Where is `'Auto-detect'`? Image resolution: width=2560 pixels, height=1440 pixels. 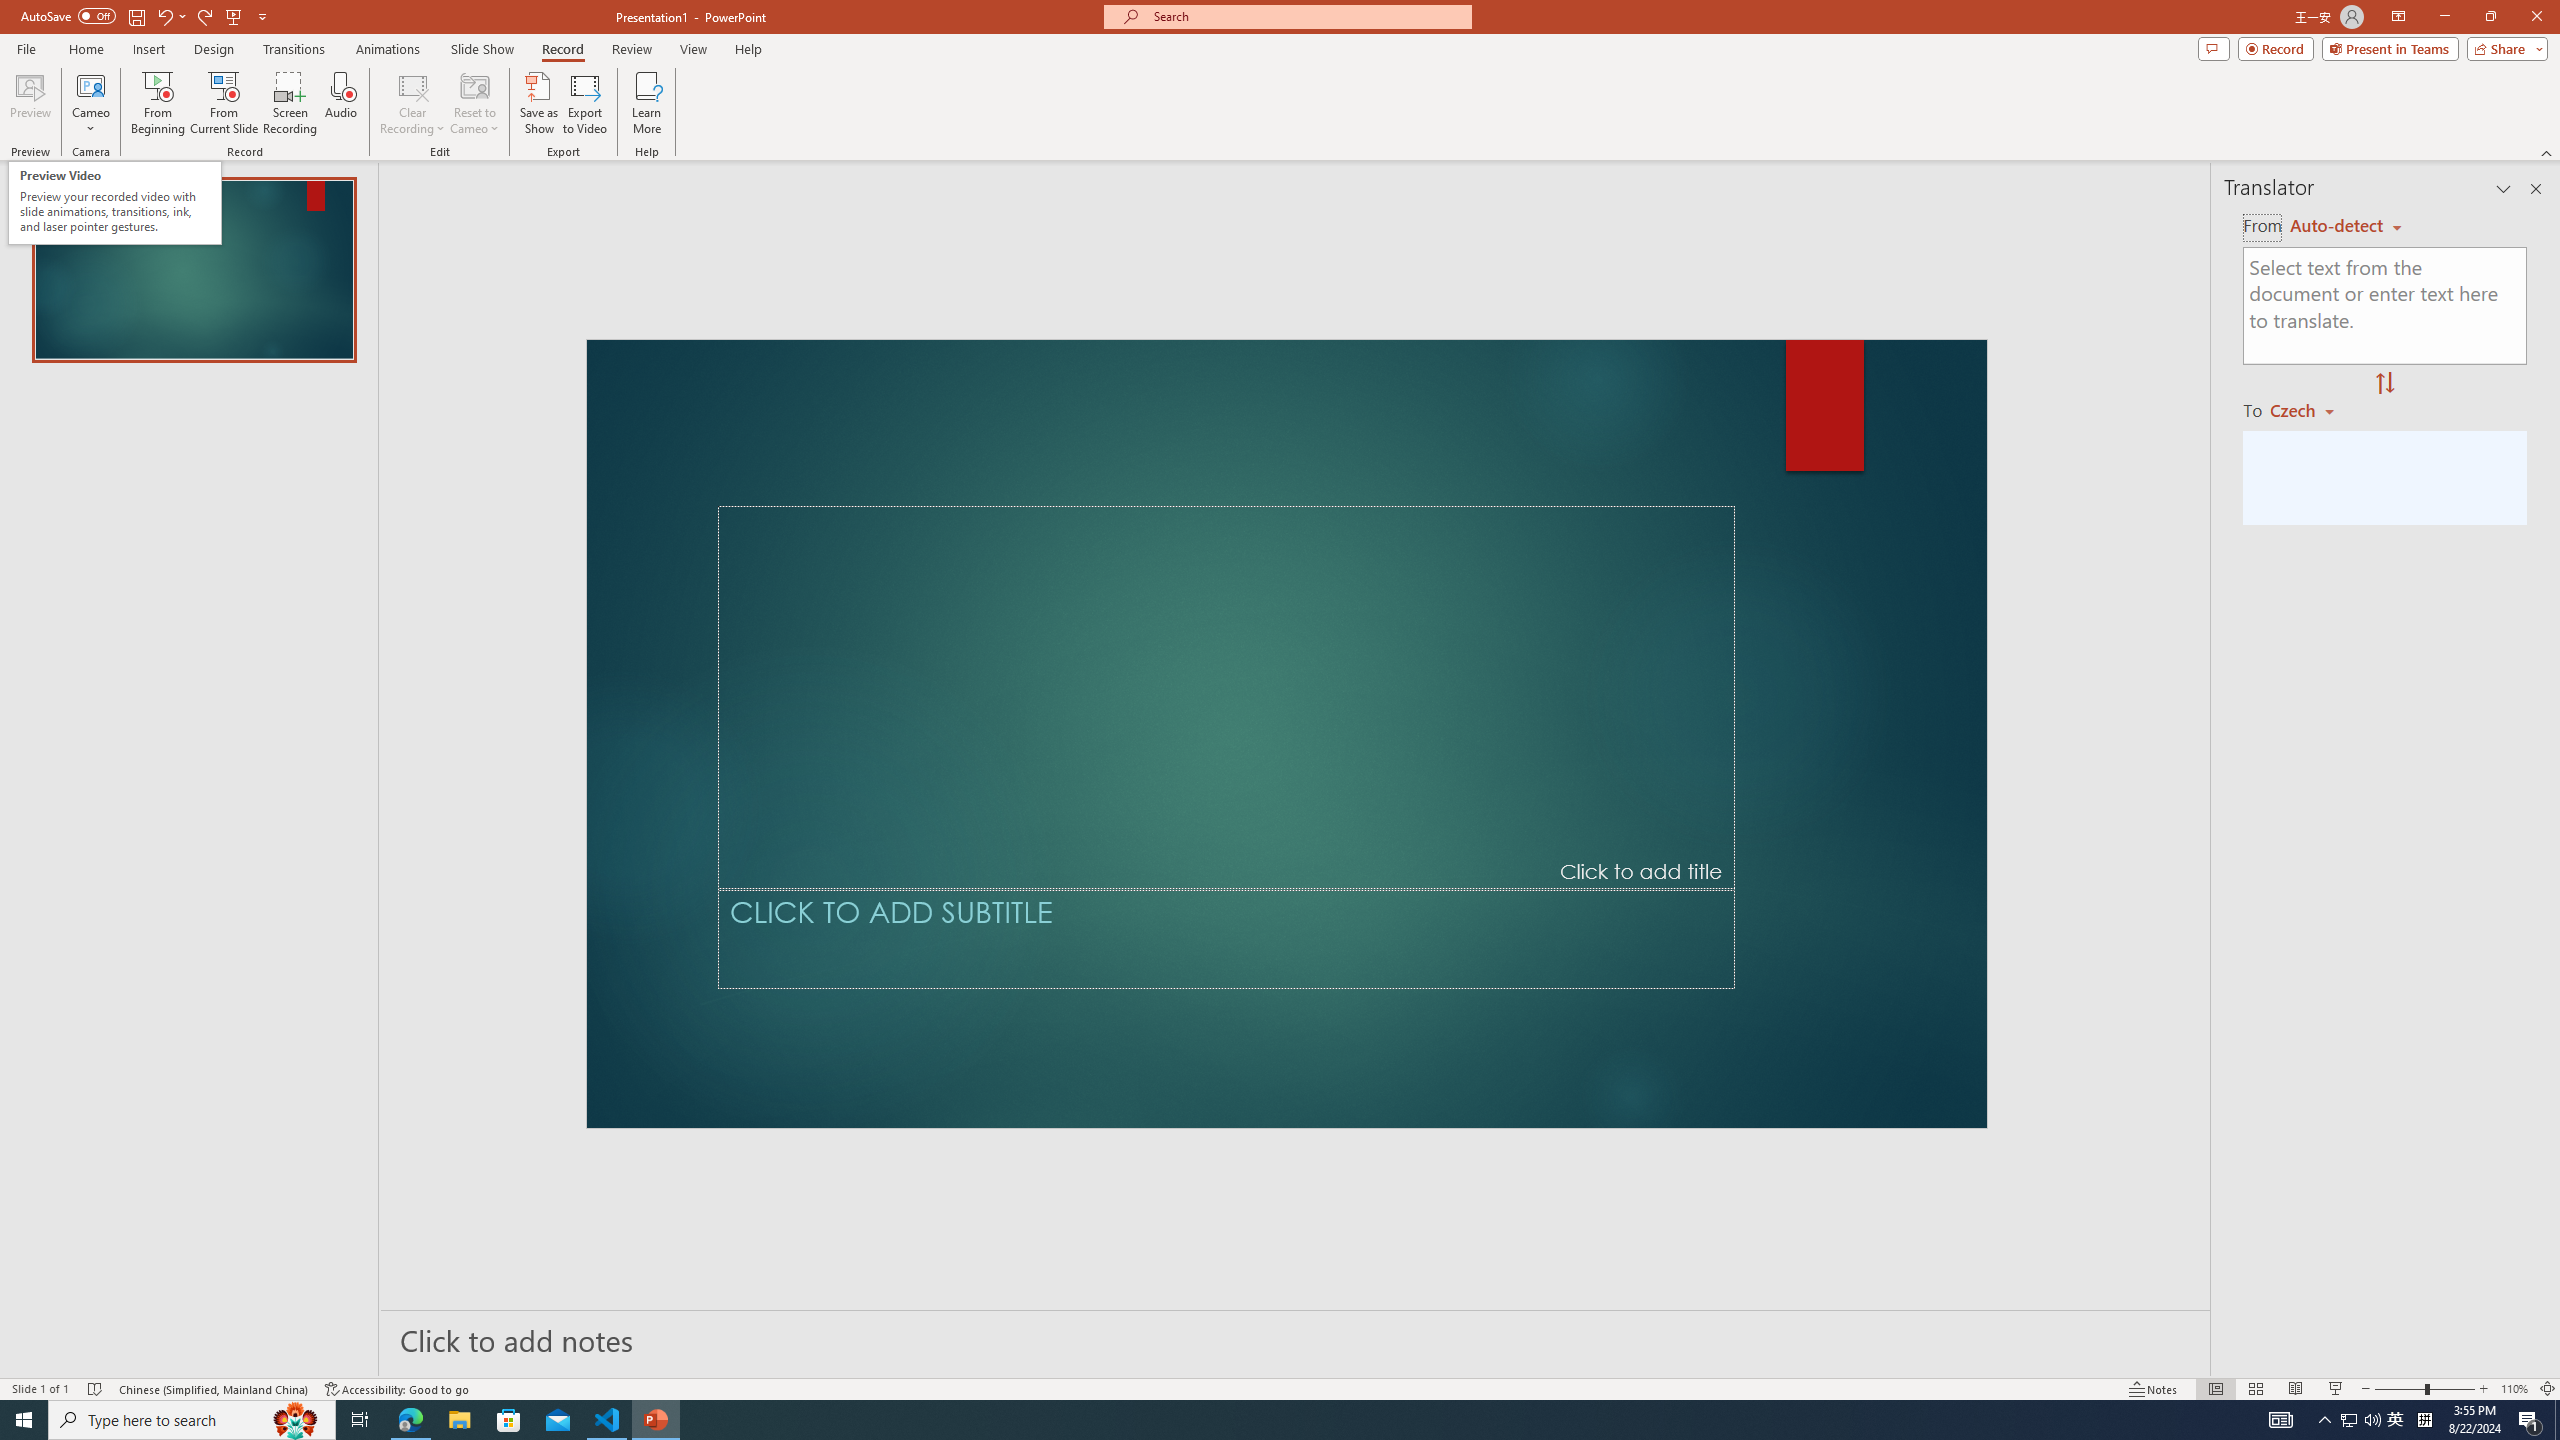
'Auto-detect' is located at coordinates (2345, 225).